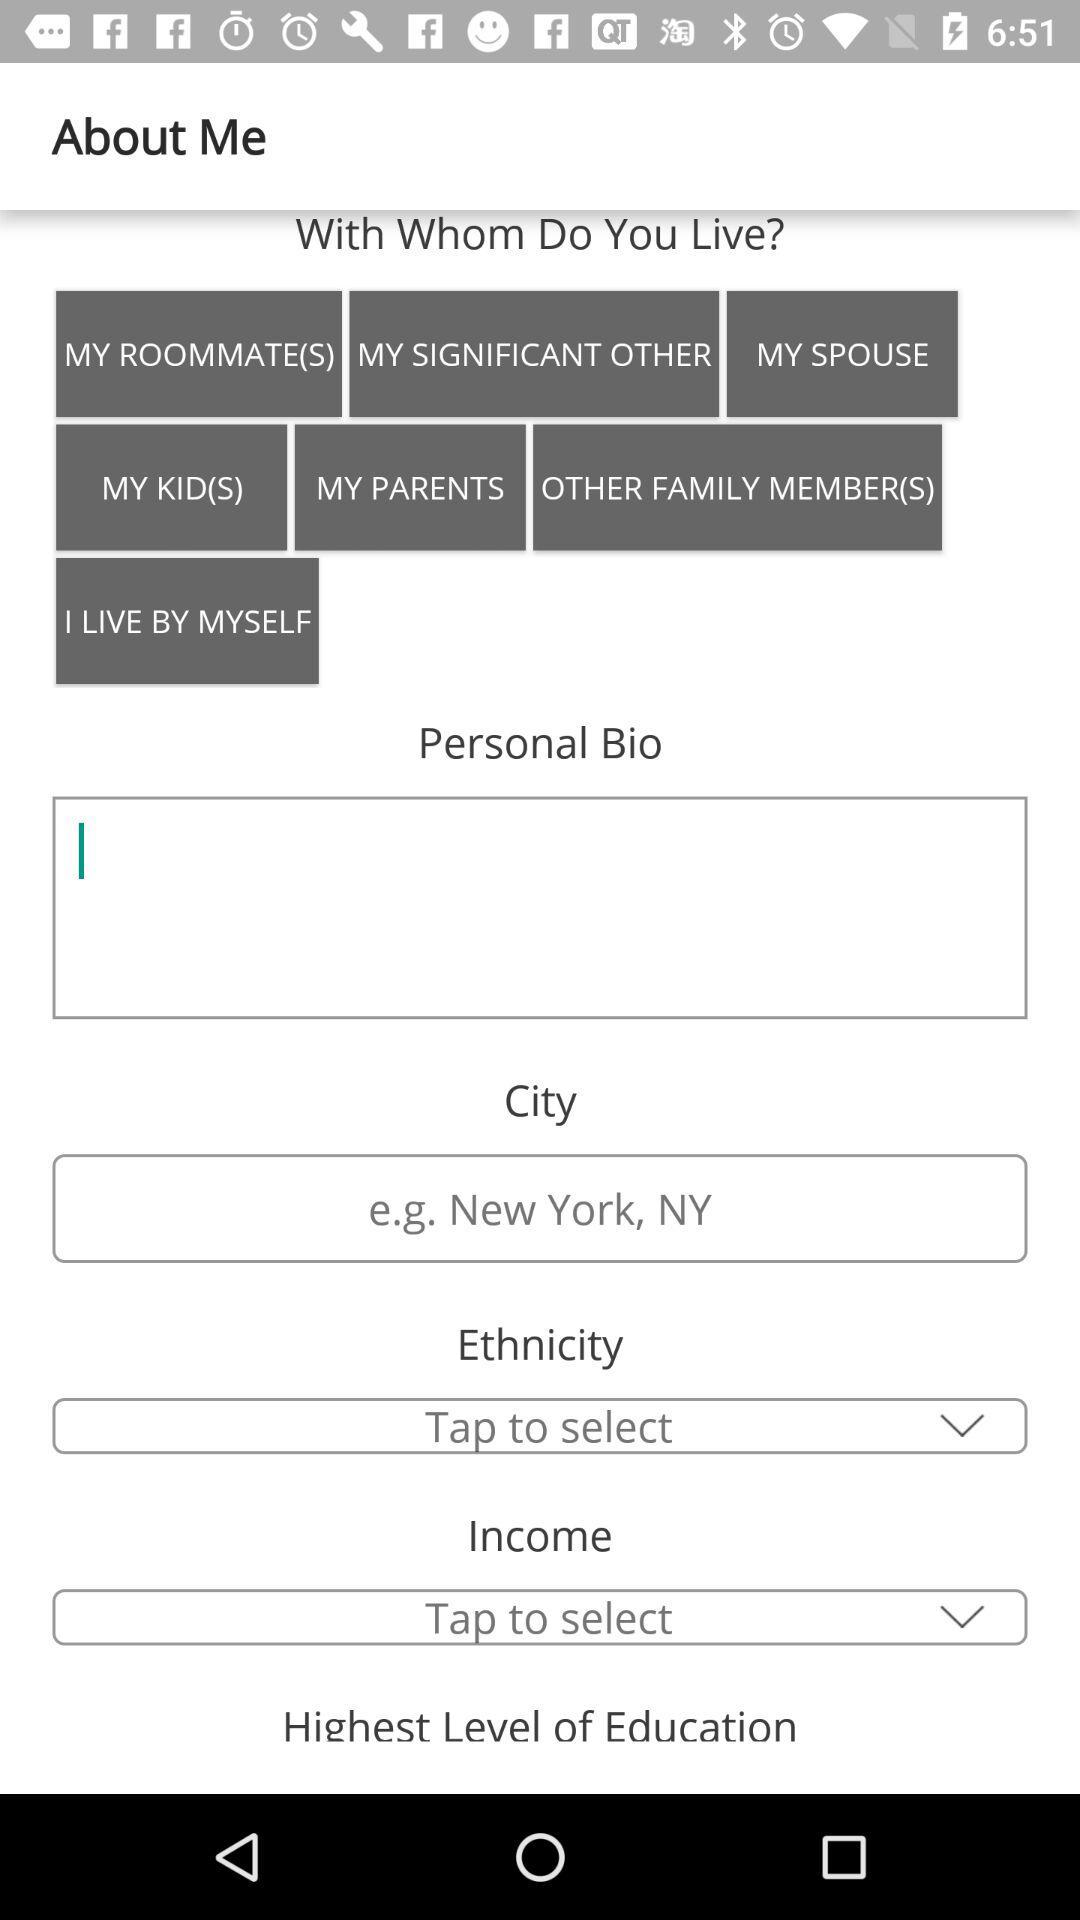 This screenshot has height=1920, width=1080. What do you see at coordinates (540, 1617) in the screenshot?
I see `income level dropdown menu` at bounding box center [540, 1617].